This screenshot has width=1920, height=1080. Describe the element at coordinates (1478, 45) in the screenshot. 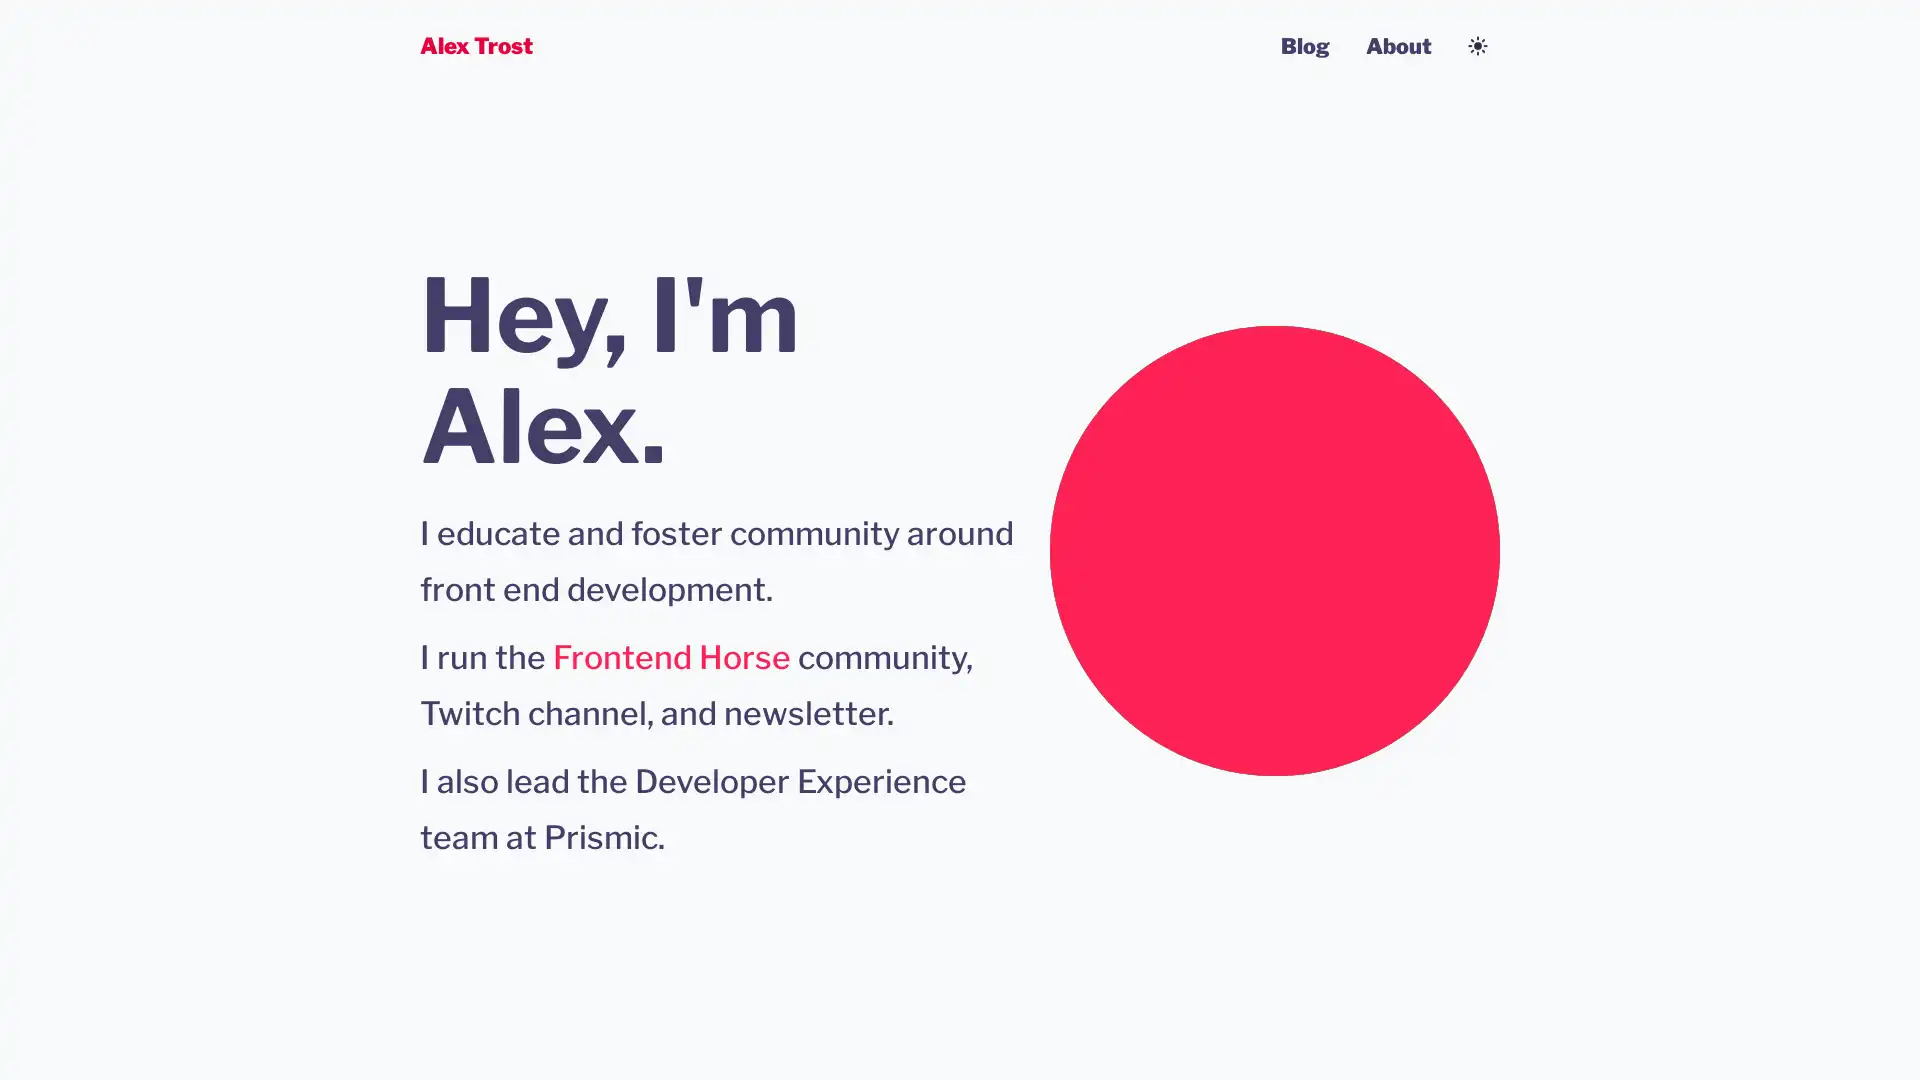

I see `Change to dark mode` at that location.